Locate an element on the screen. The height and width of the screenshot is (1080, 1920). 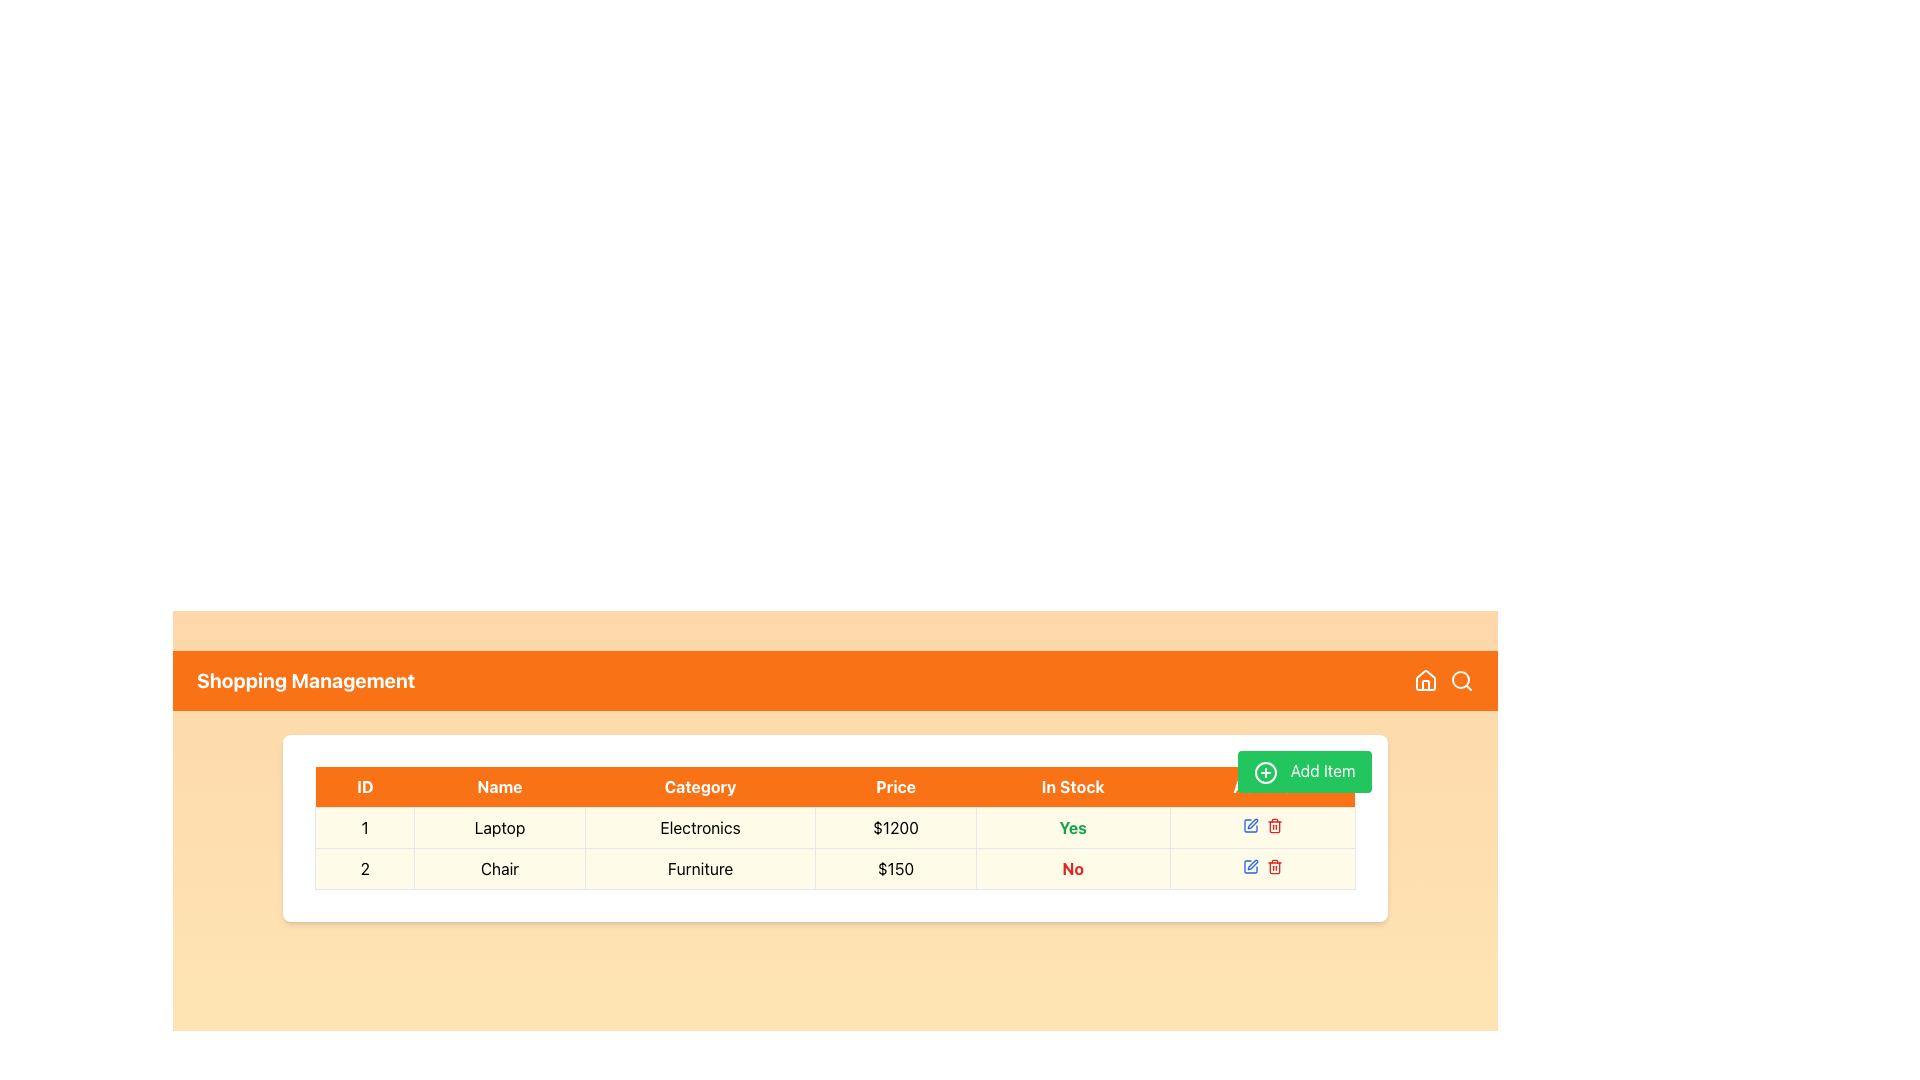
the clickable icon in the last column of the second product's row to possibly display a tooltip is located at coordinates (1249, 825).